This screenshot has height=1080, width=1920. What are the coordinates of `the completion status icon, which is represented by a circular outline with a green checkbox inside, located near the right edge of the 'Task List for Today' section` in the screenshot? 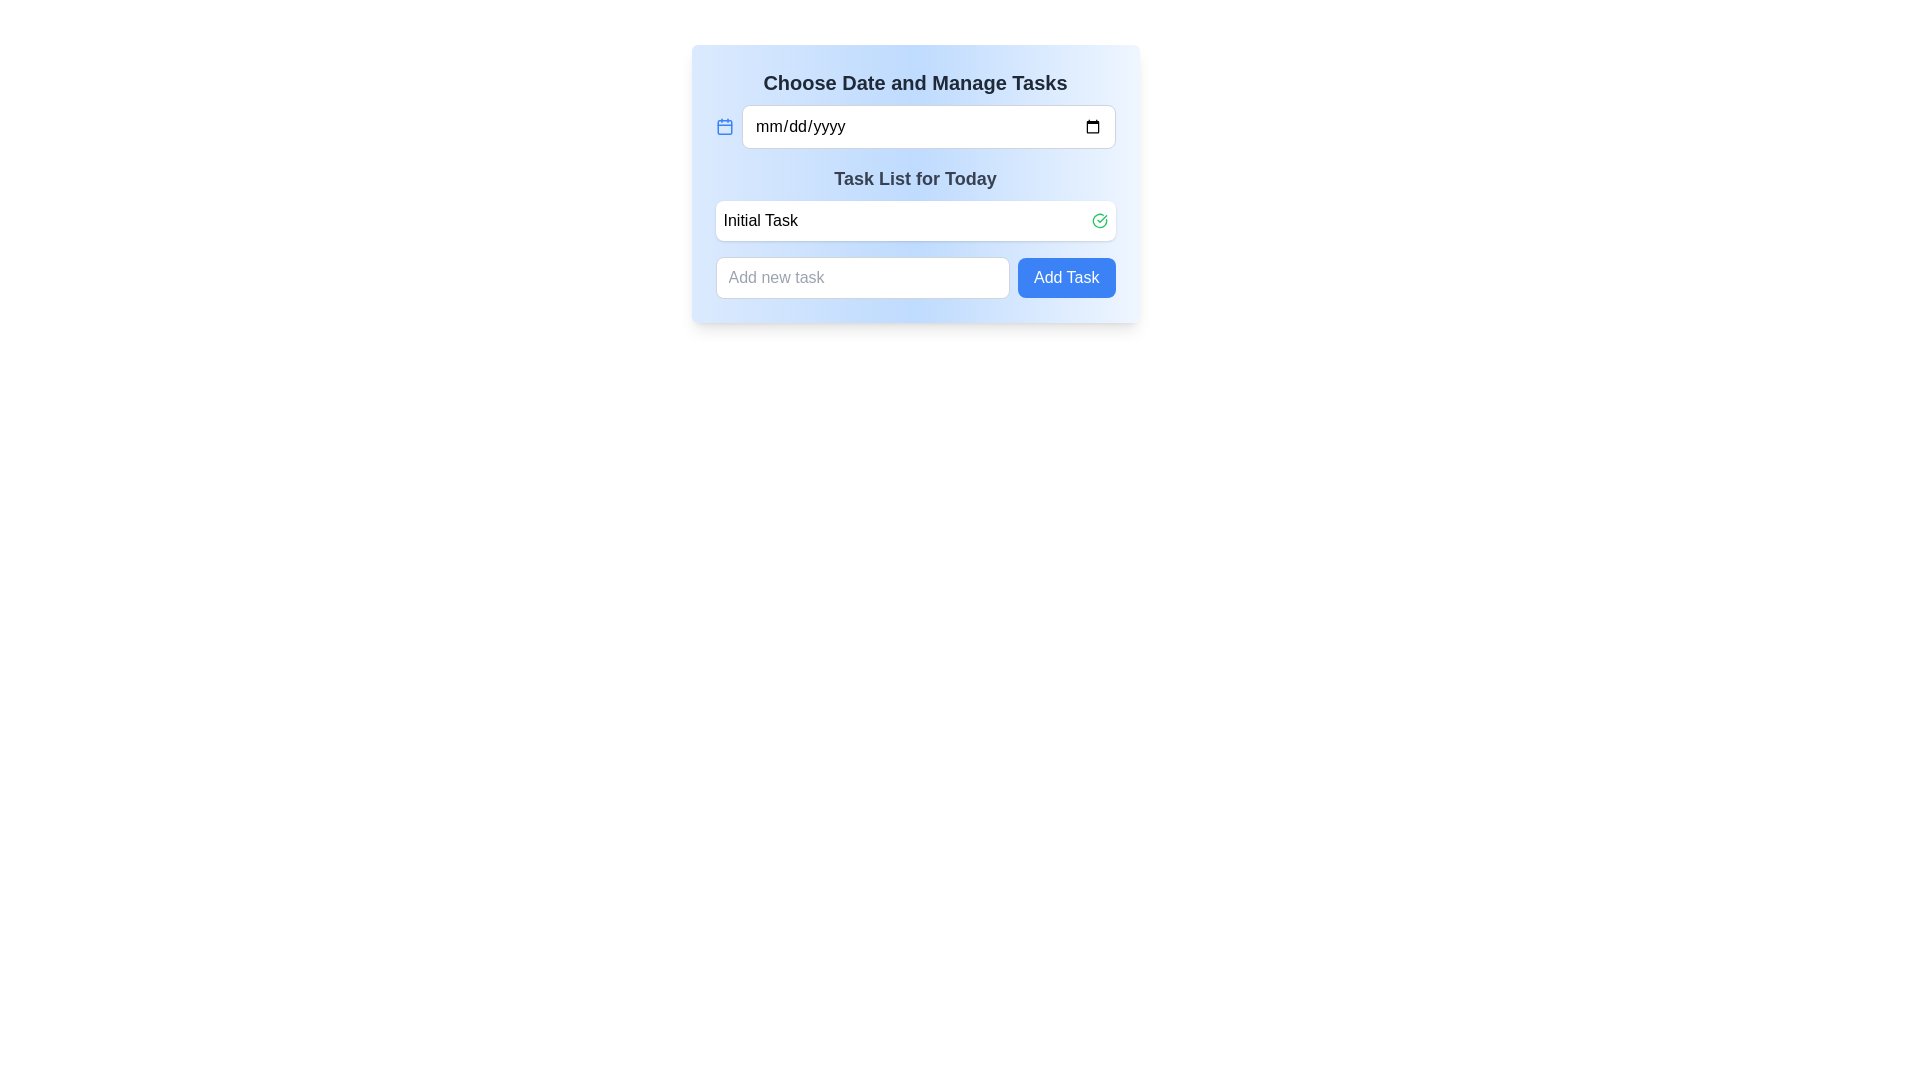 It's located at (1098, 220).